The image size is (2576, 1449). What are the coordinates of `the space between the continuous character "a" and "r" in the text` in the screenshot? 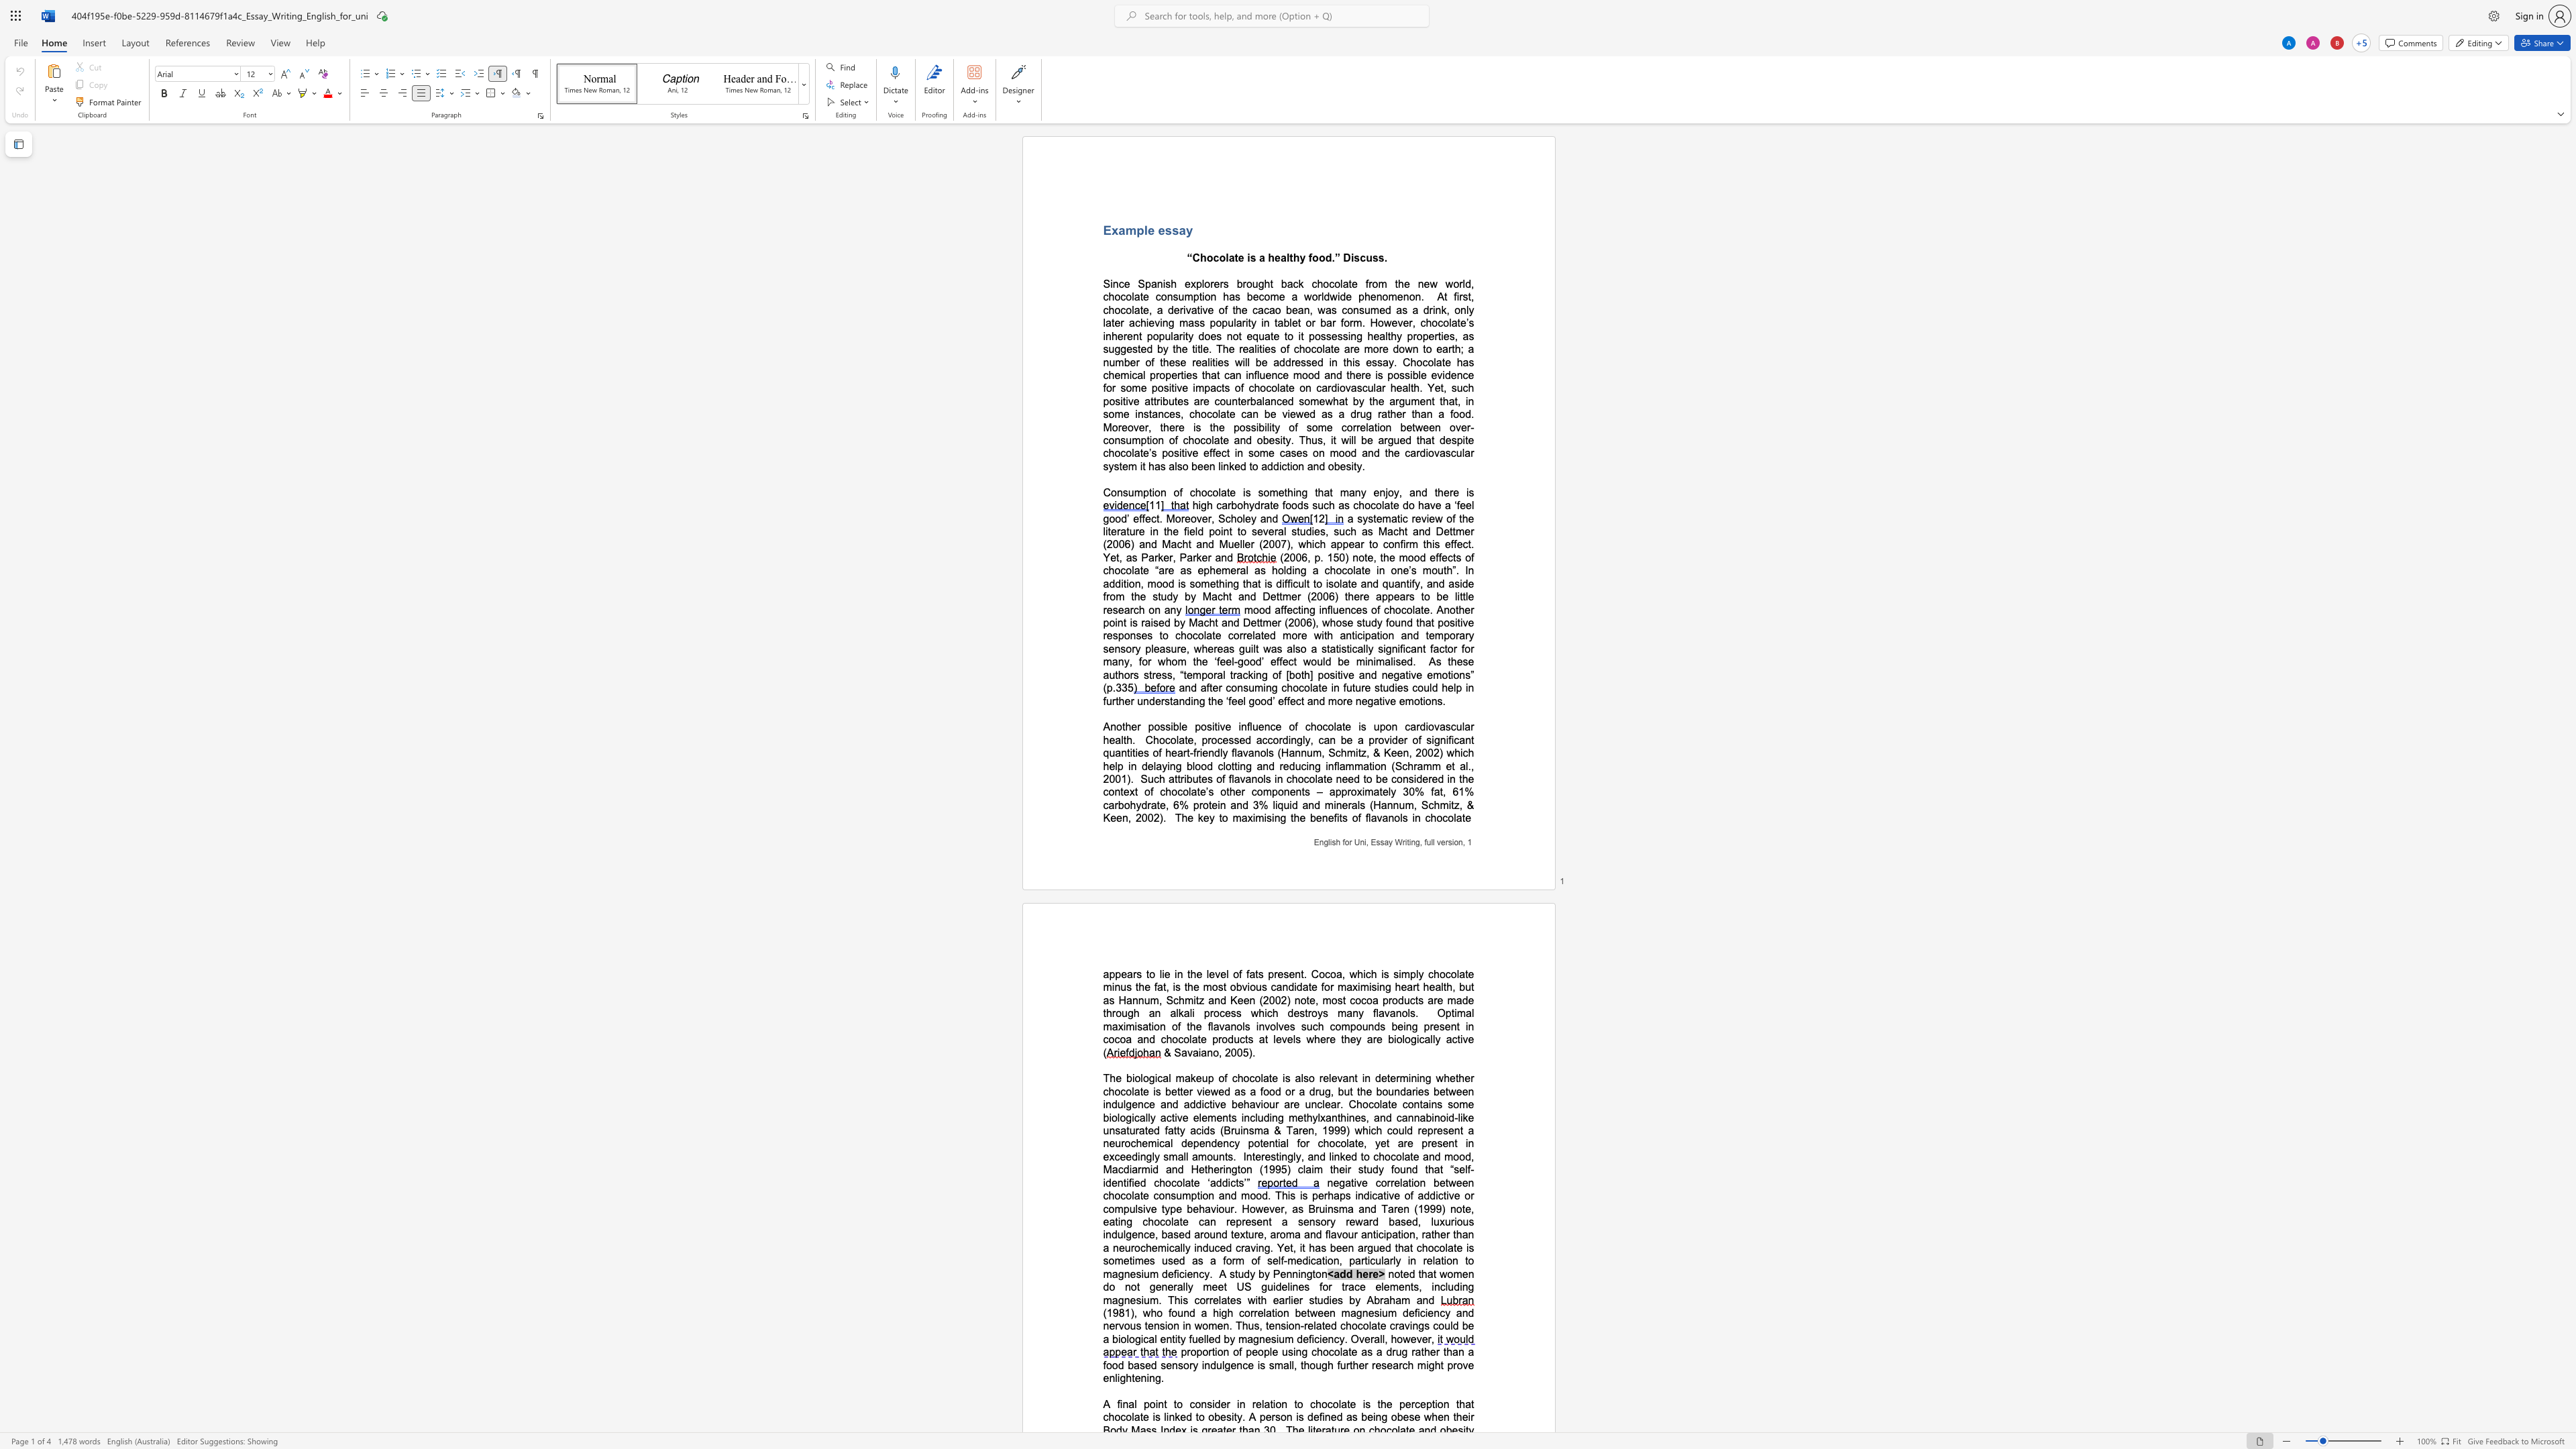 It's located at (1371, 1039).